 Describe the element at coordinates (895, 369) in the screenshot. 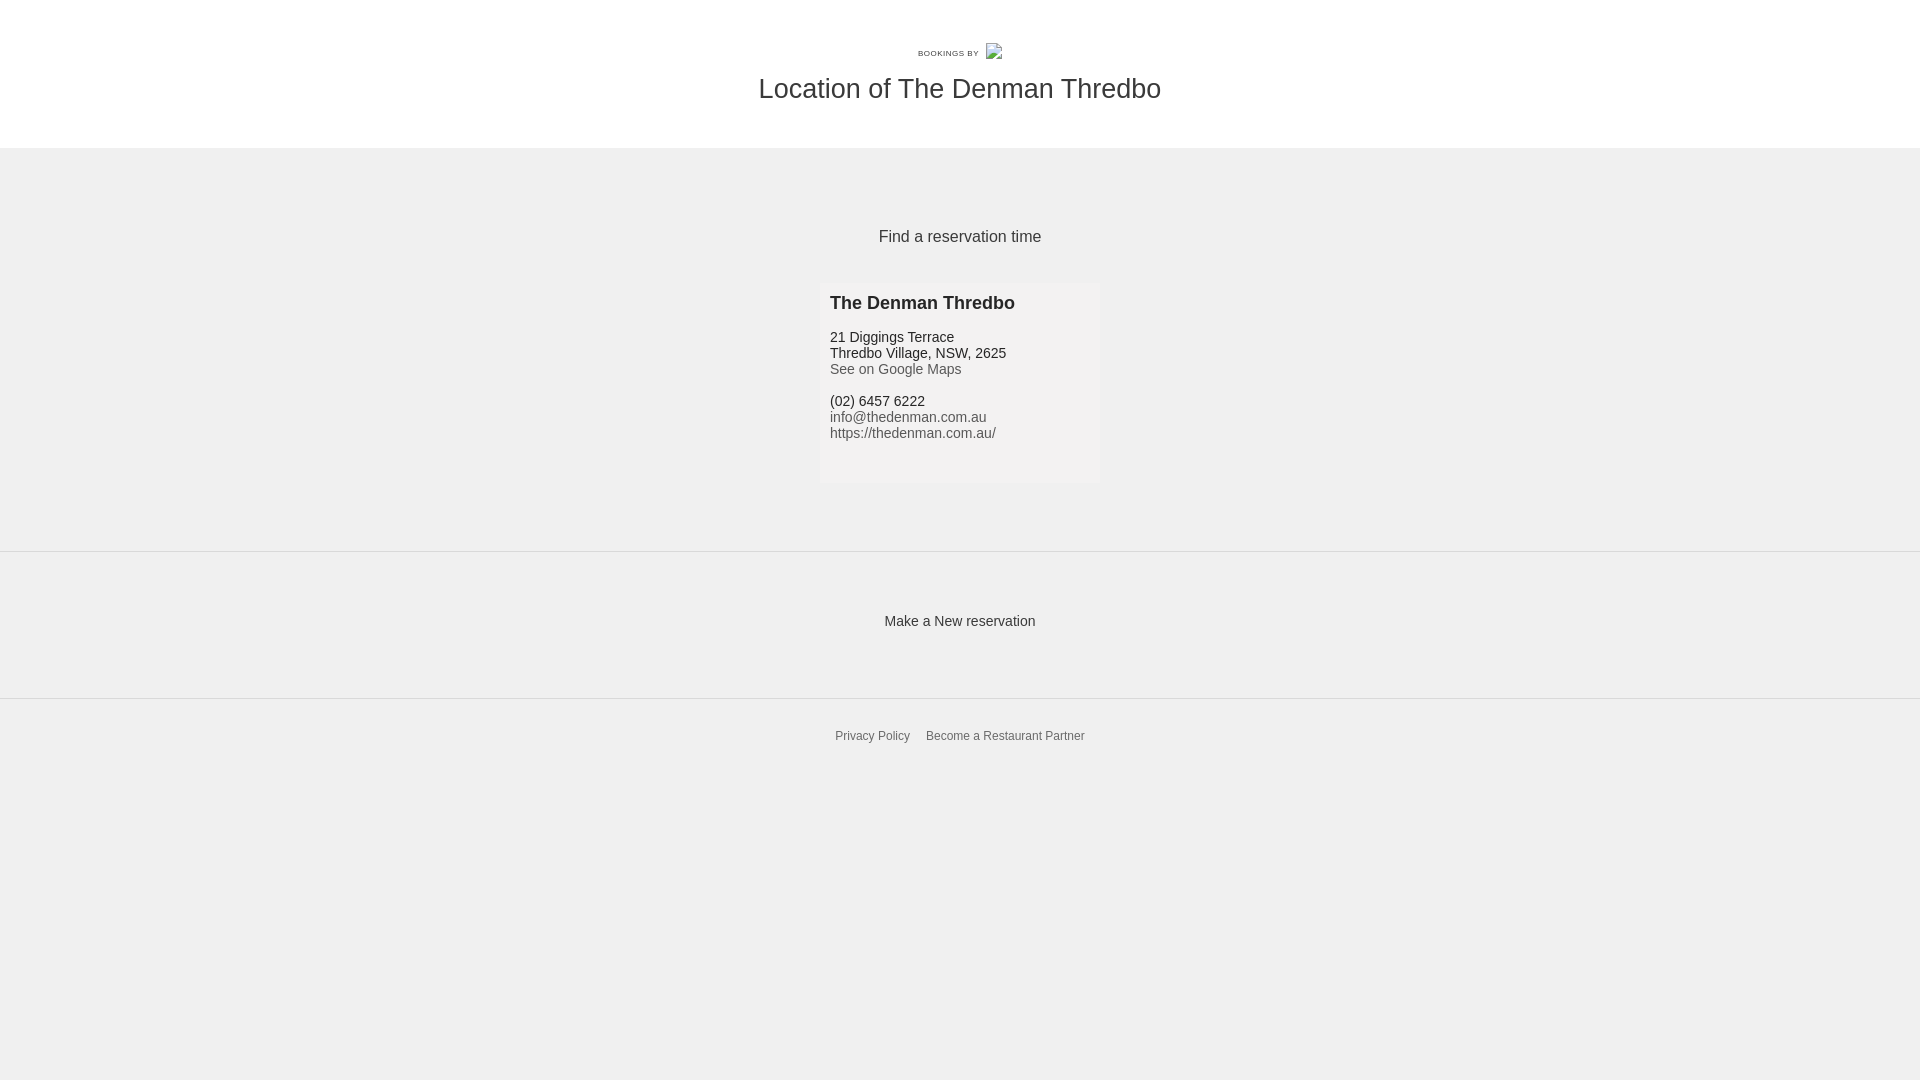

I see `'See on Google Maps'` at that location.